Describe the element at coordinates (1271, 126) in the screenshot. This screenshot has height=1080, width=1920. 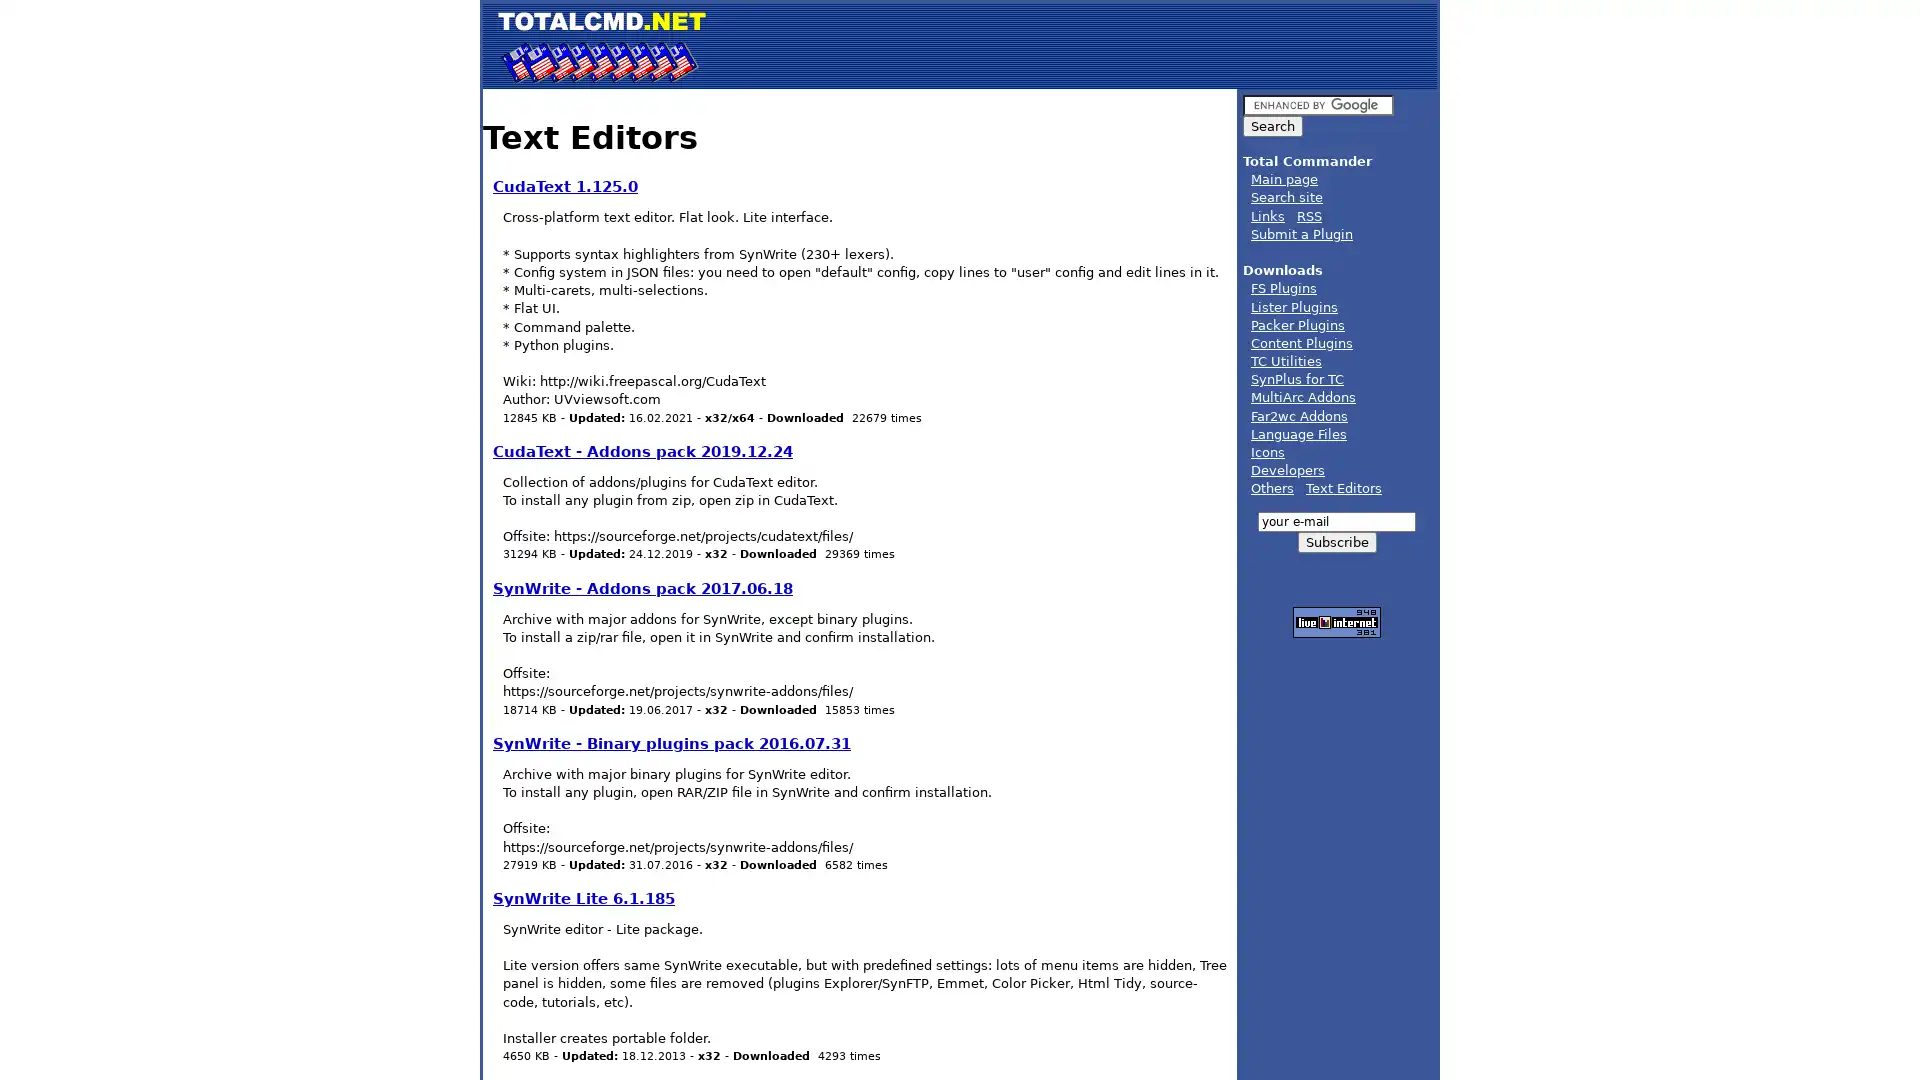
I see `Search` at that location.